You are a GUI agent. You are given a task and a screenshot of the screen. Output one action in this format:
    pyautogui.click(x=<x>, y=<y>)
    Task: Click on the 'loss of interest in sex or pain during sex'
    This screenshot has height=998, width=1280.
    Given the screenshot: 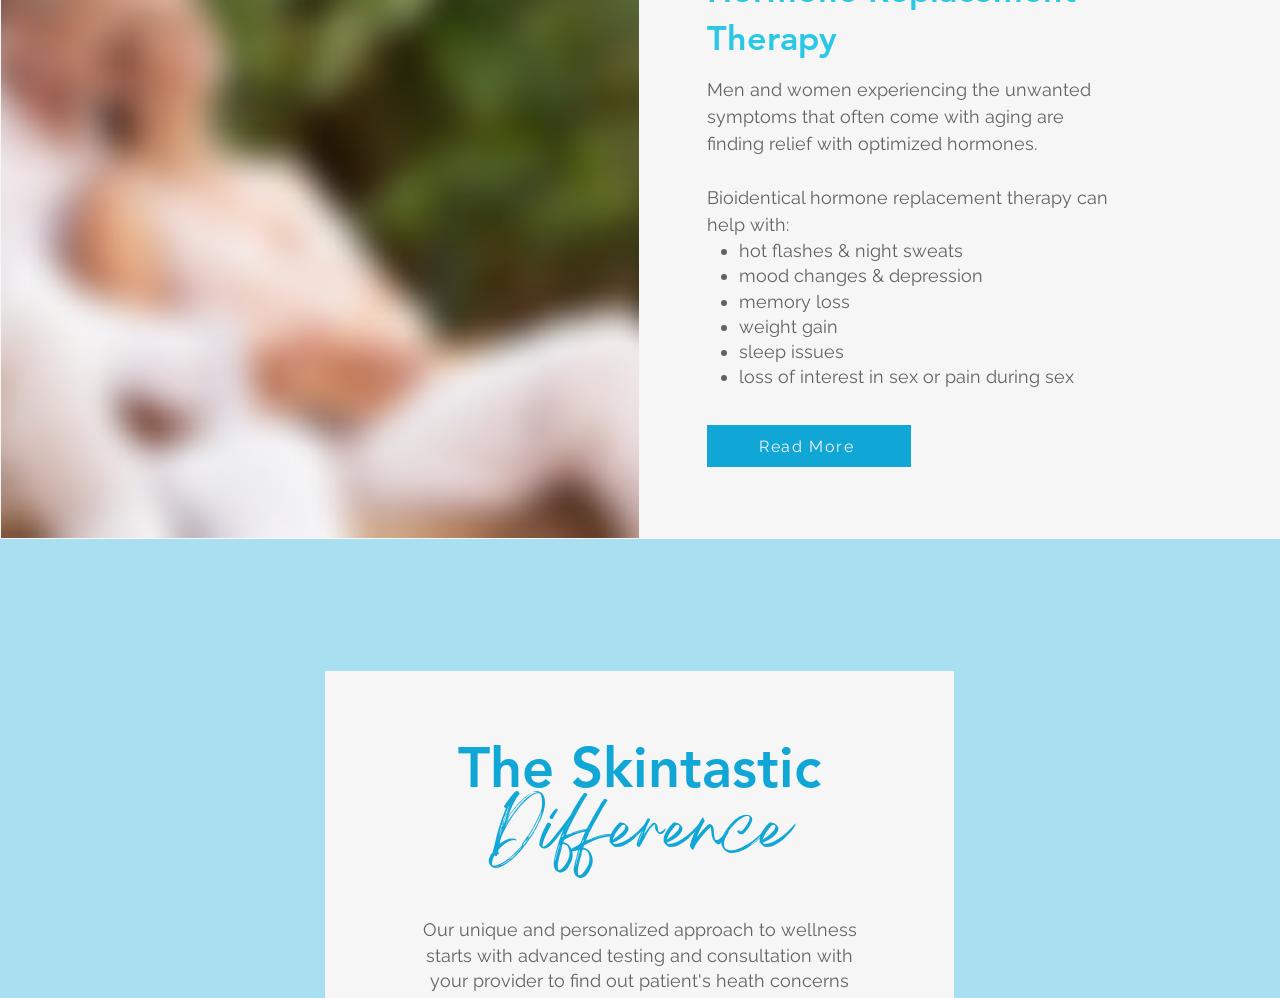 What is the action you would take?
    pyautogui.click(x=905, y=375)
    